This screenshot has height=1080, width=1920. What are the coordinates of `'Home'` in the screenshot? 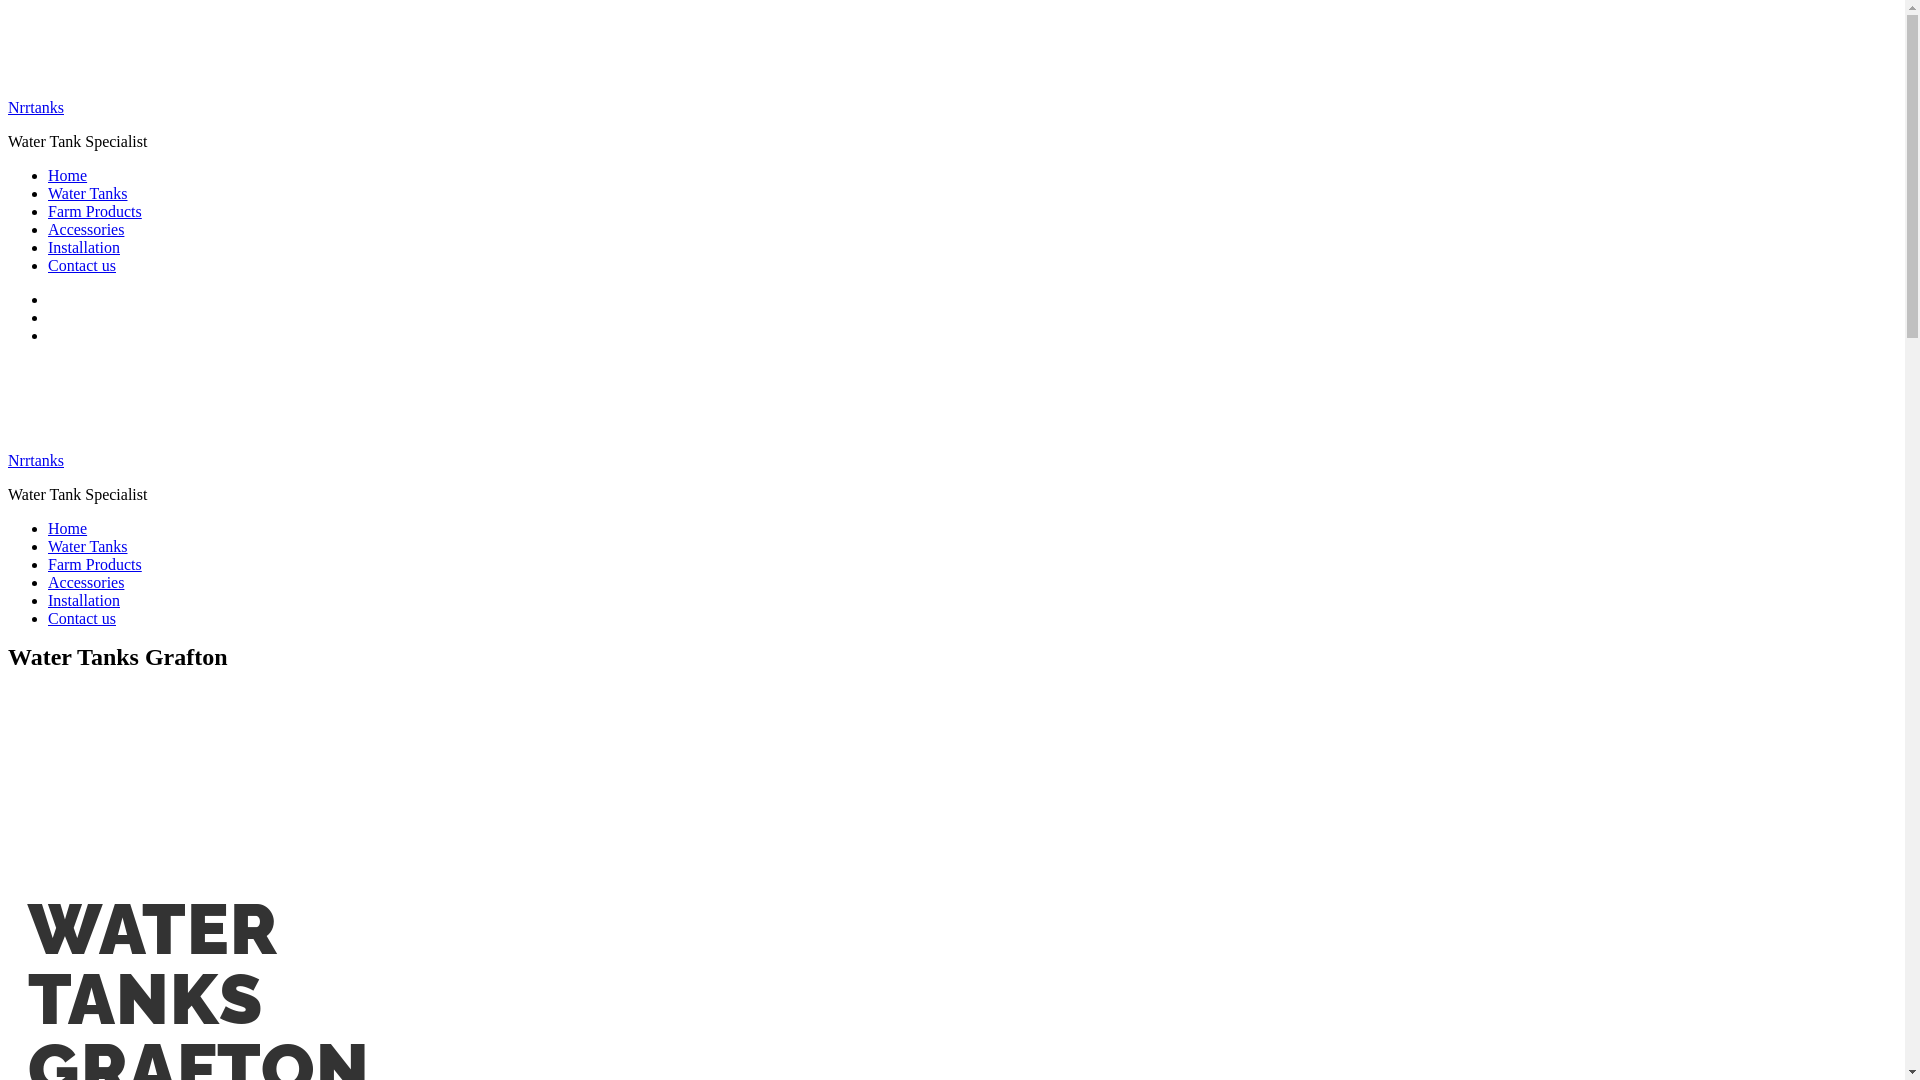 It's located at (67, 174).